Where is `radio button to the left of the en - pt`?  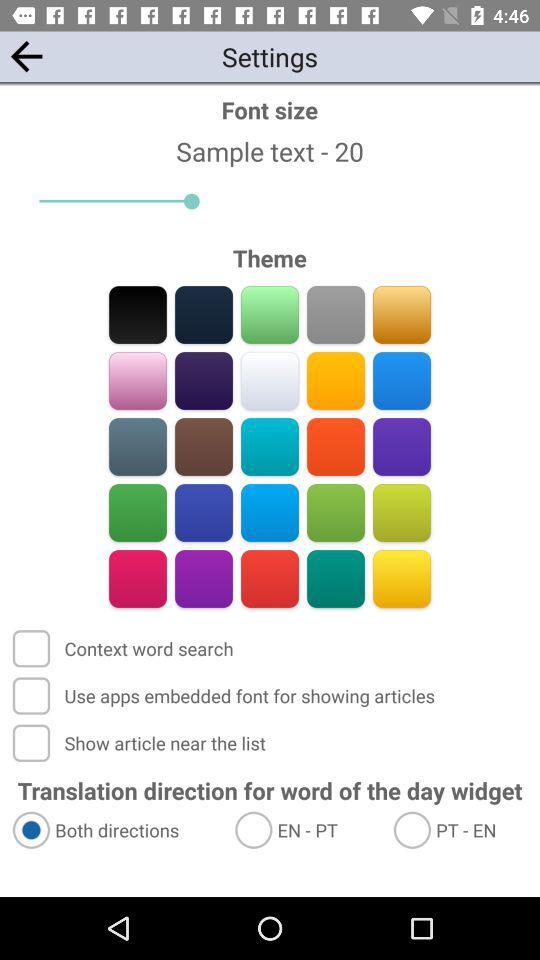
radio button to the left of the en - pt is located at coordinates (115, 830).